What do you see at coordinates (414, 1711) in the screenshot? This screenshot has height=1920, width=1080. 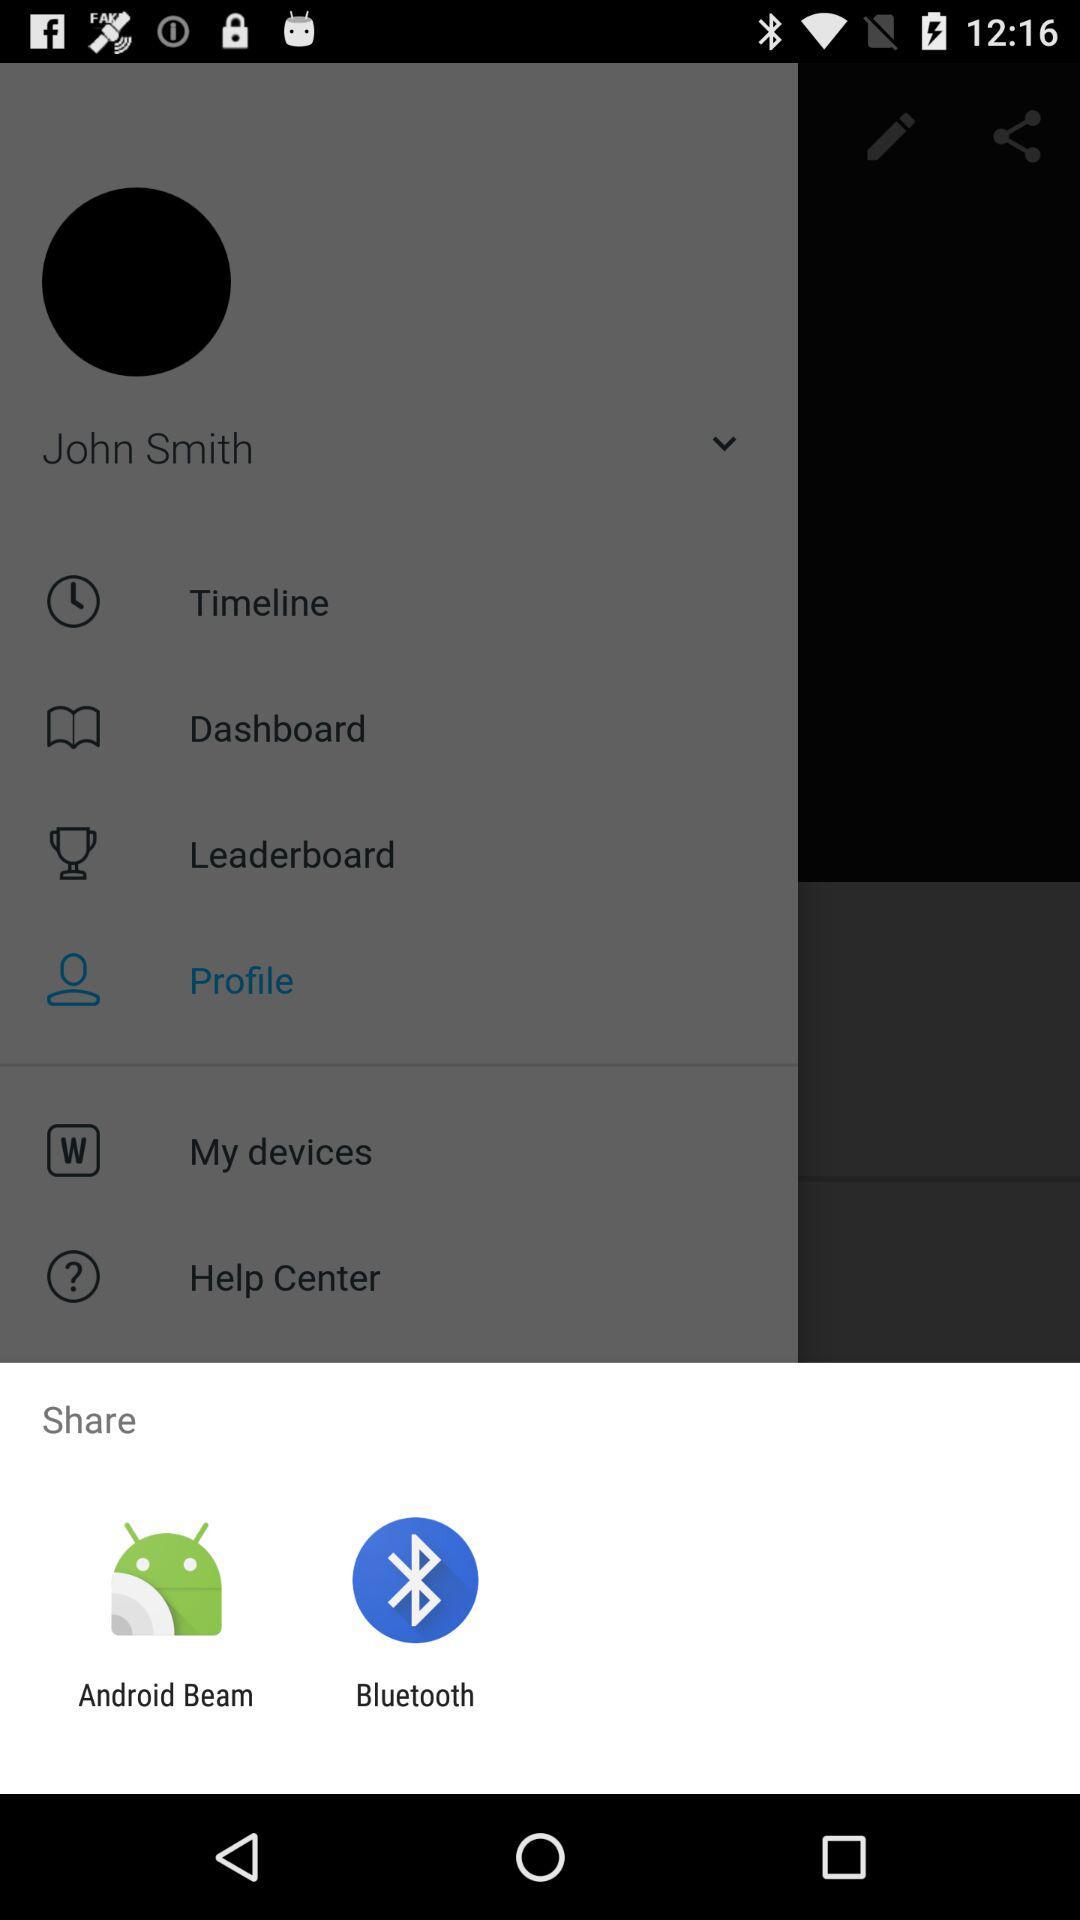 I see `the item to the right of the android beam app` at bounding box center [414, 1711].